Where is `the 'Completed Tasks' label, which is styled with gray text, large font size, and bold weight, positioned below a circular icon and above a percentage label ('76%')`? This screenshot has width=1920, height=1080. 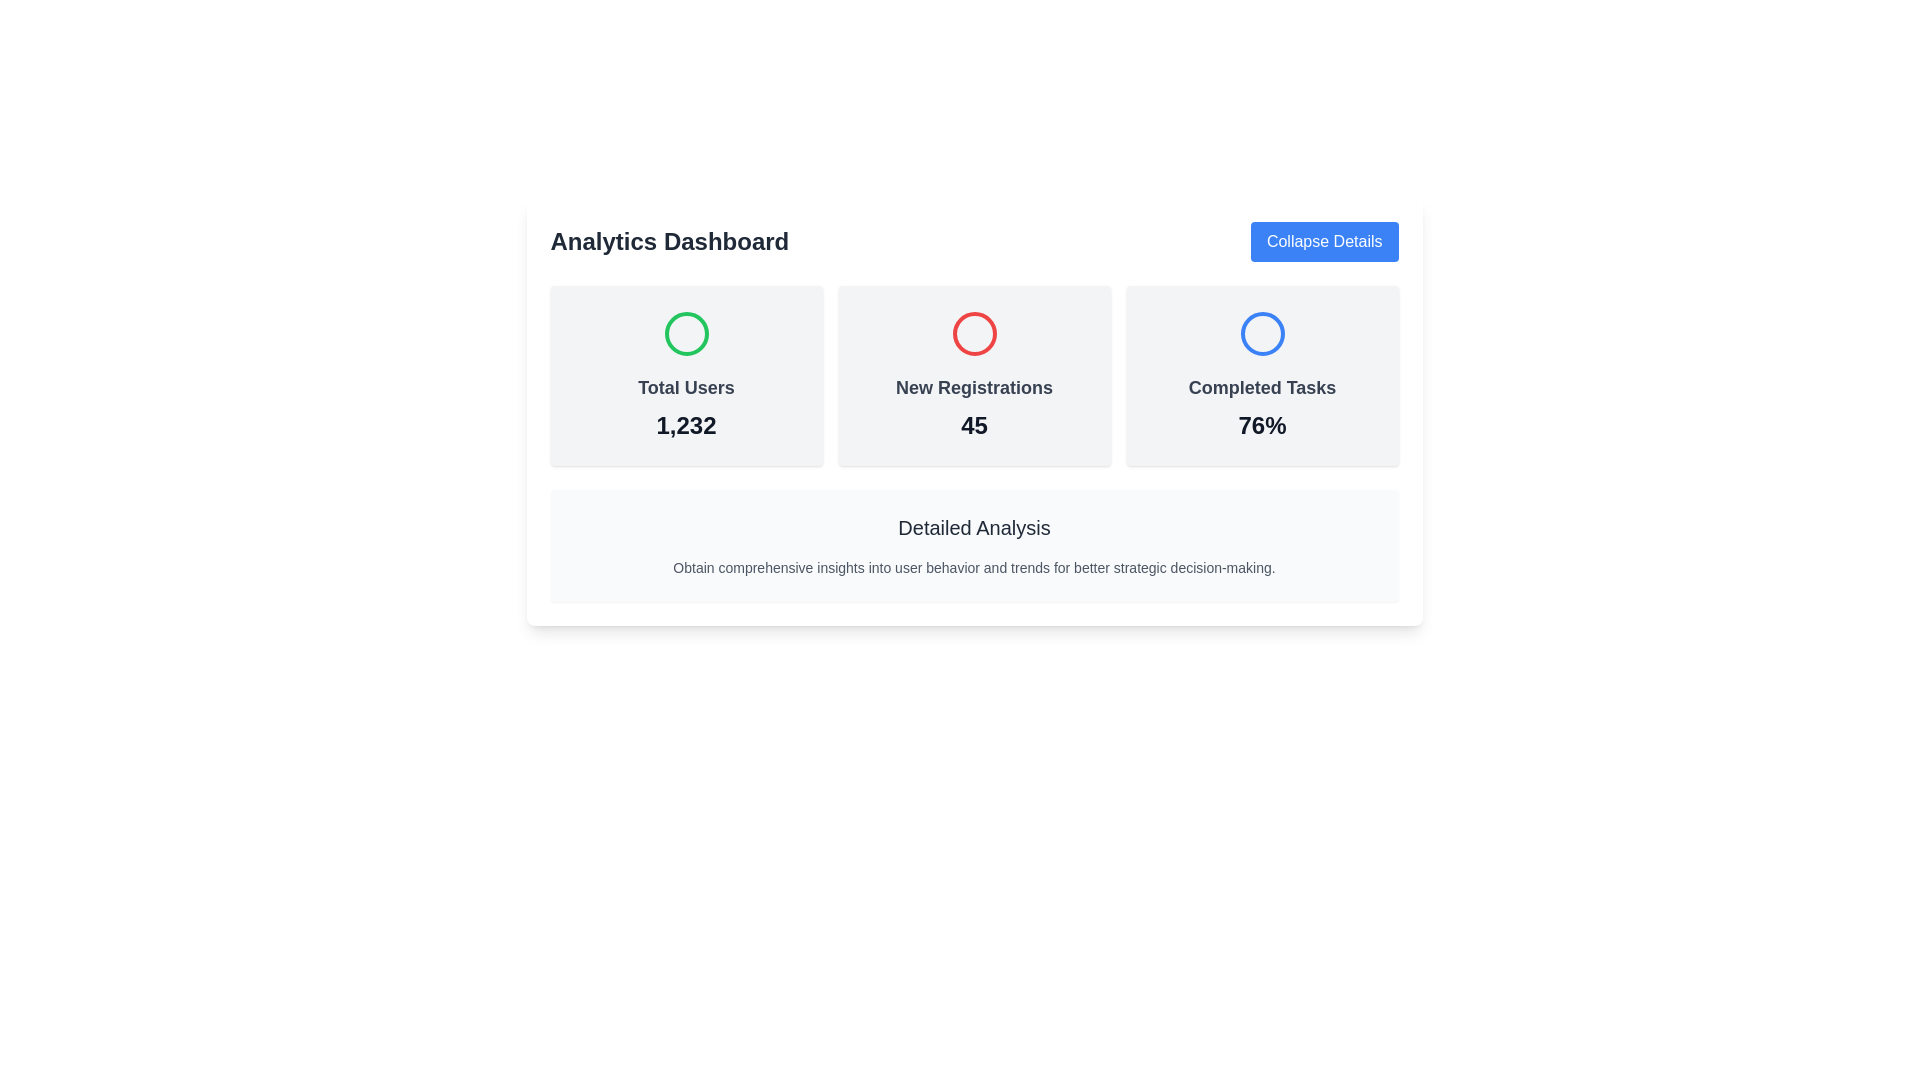 the 'Completed Tasks' label, which is styled with gray text, large font size, and bold weight, positioned below a circular icon and above a percentage label ('76%') is located at coordinates (1261, 388).